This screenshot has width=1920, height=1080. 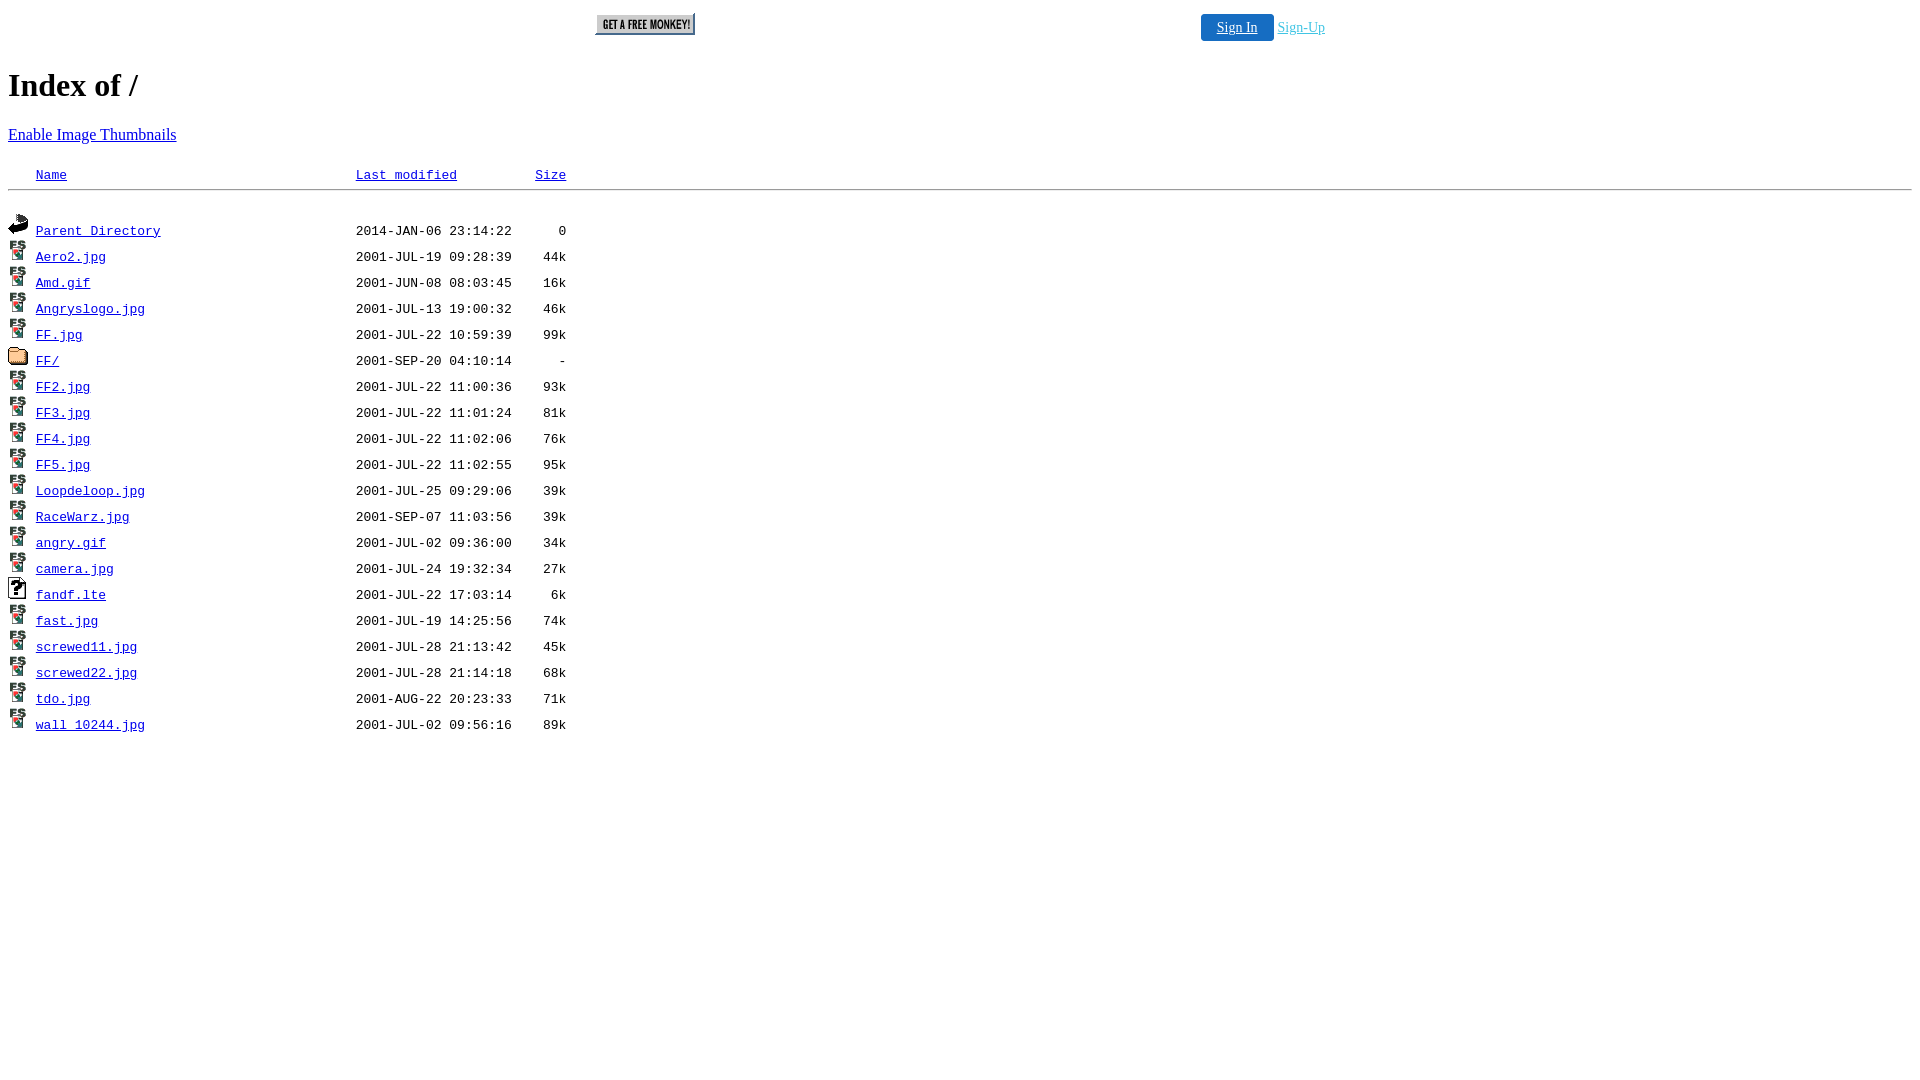 I want to click on 'RaceWarz.jpg', so click(x=81, y=516).